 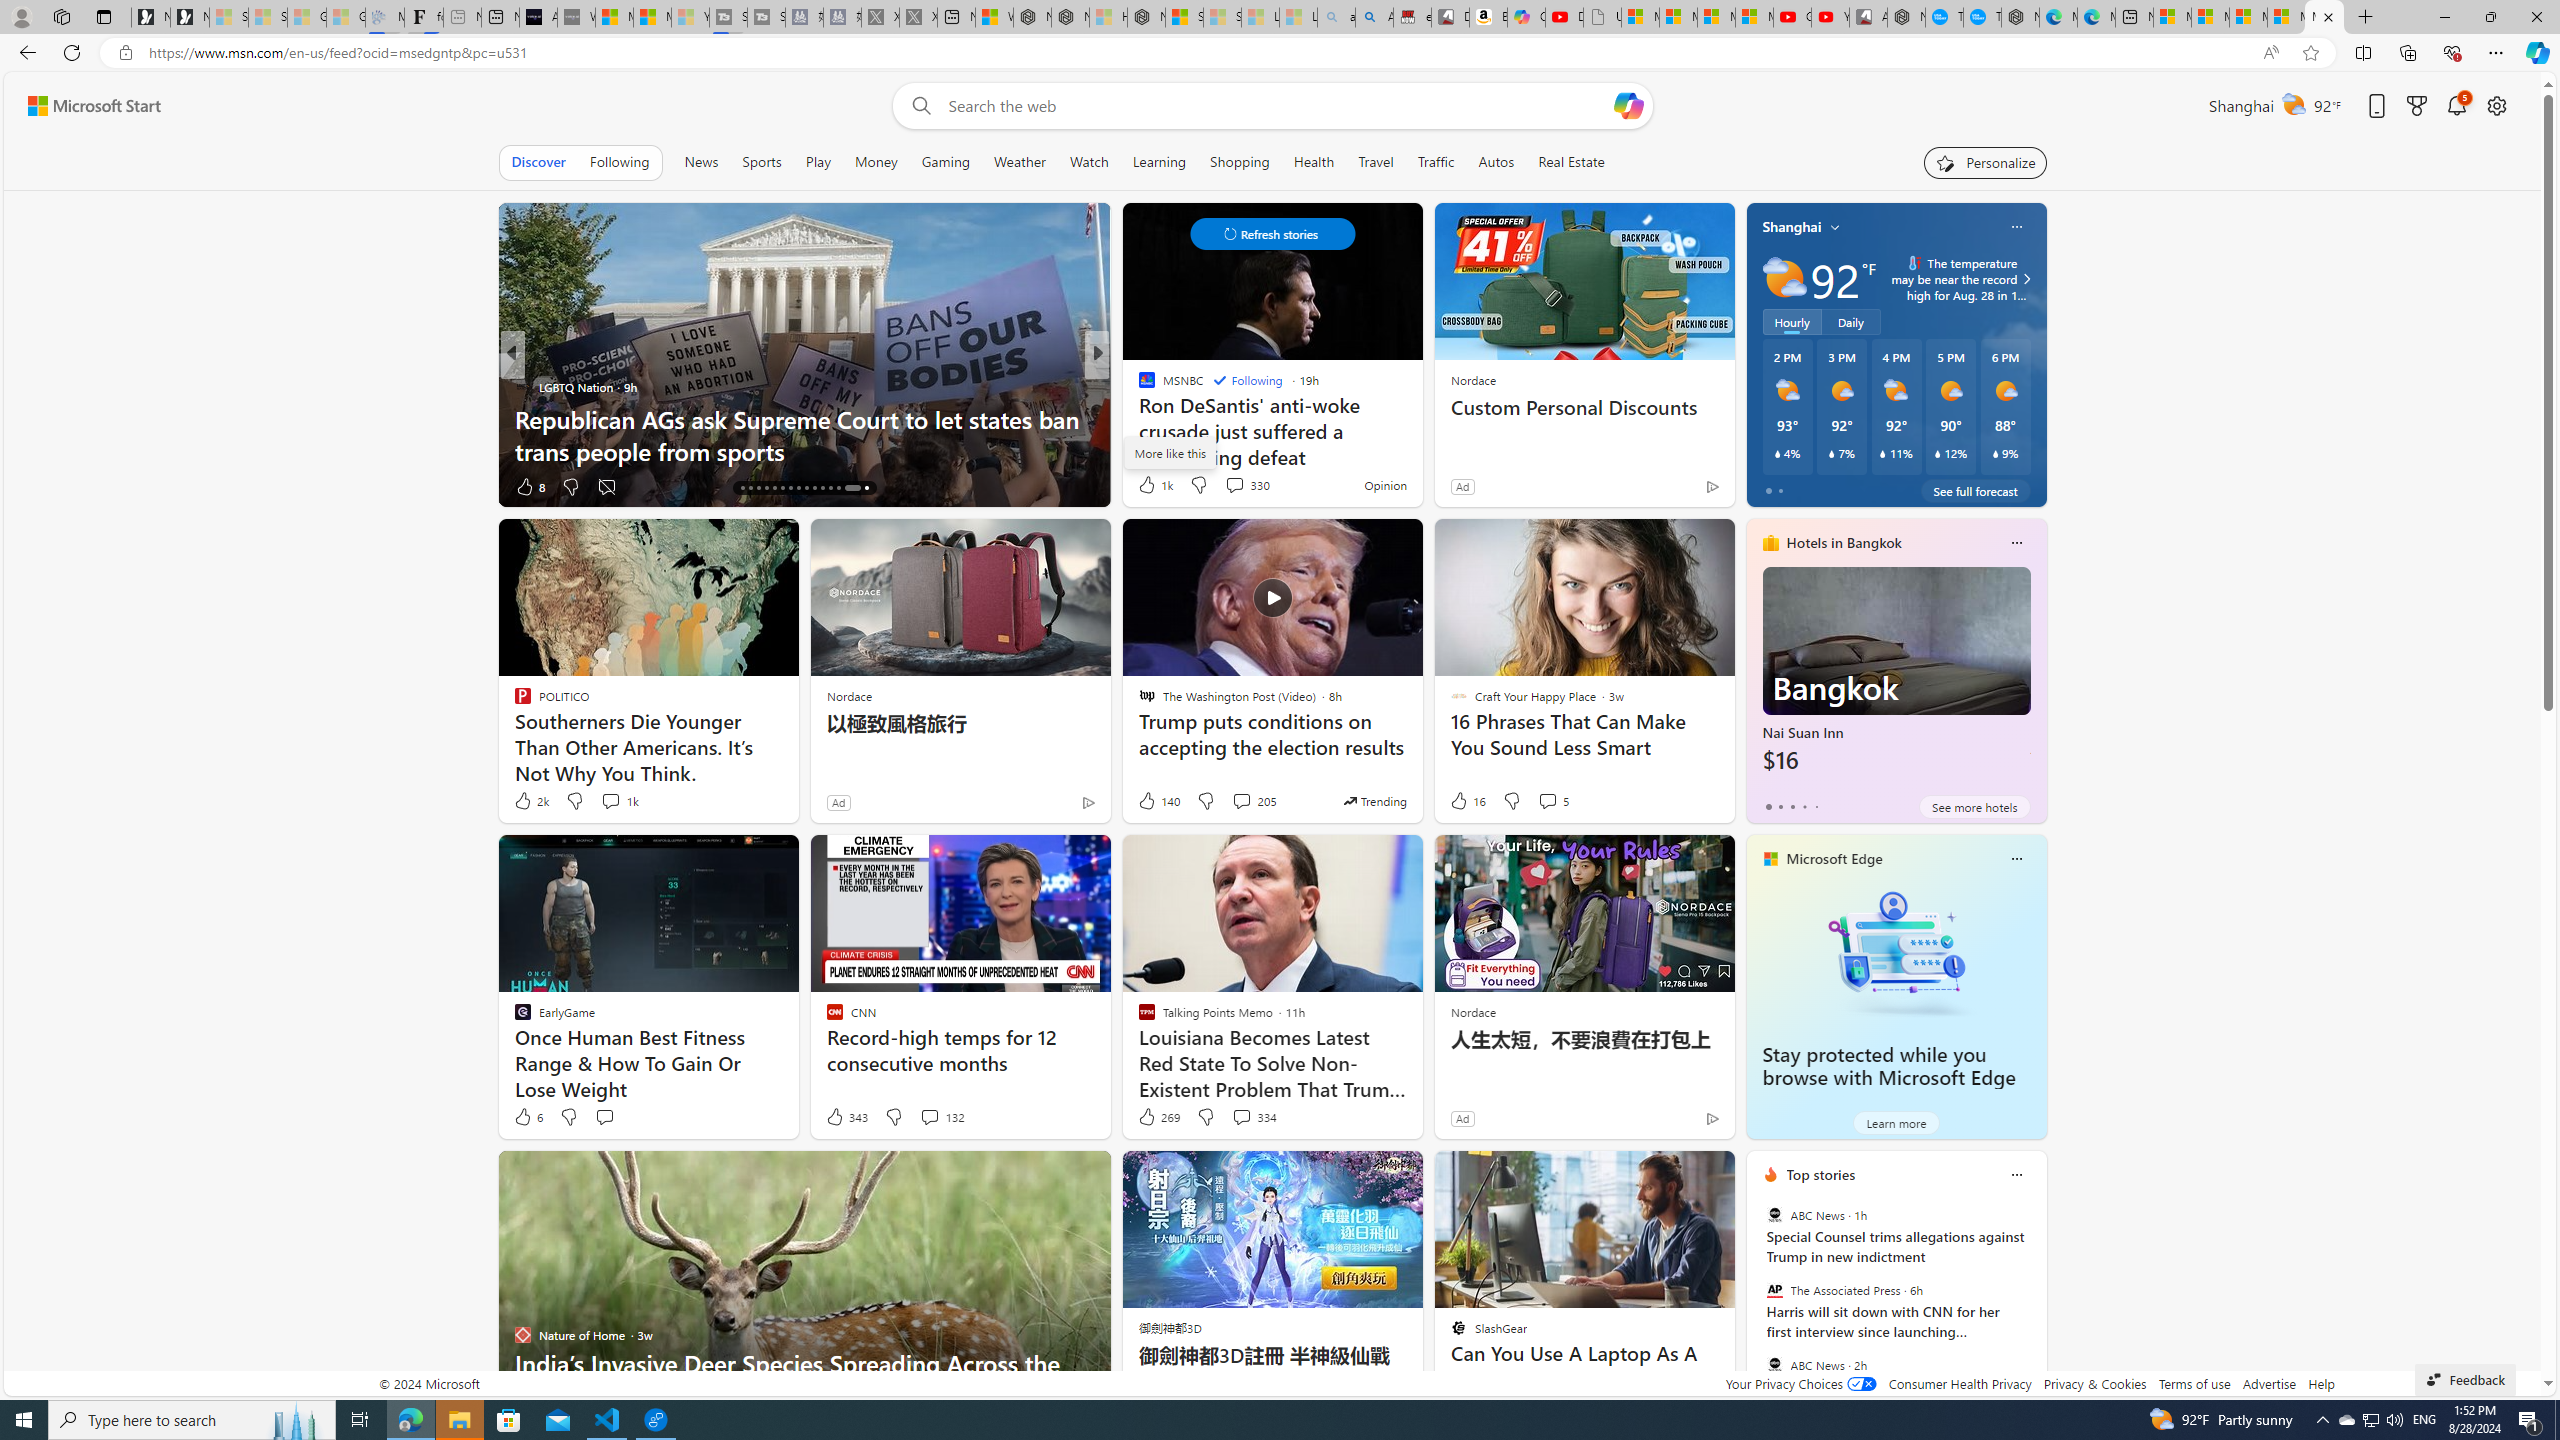 What do you see at coordinates (521, 386) in the screenshot?
I see `'LGBTQ Nation'` at bounding box center [521, 386].